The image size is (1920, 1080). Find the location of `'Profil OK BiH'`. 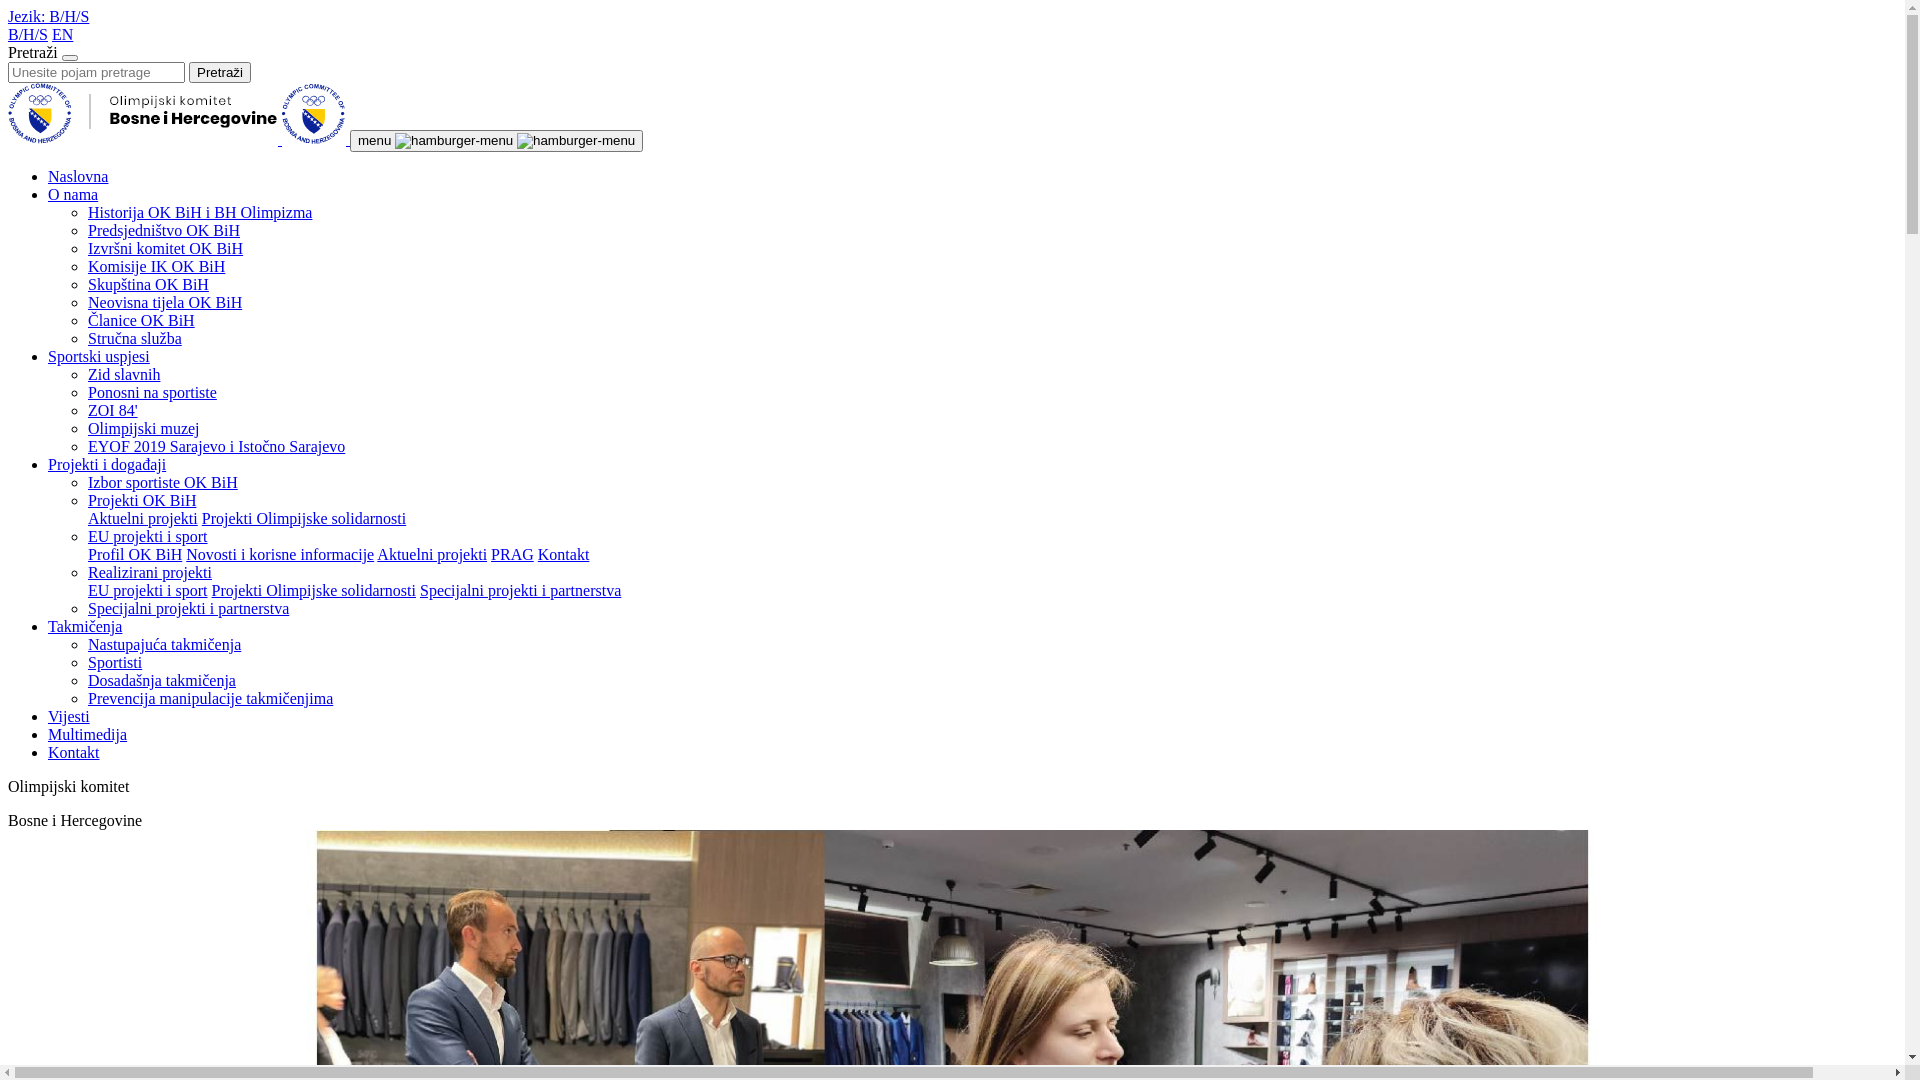

'Profil OK BiH' is located at coordinates (133, 554).